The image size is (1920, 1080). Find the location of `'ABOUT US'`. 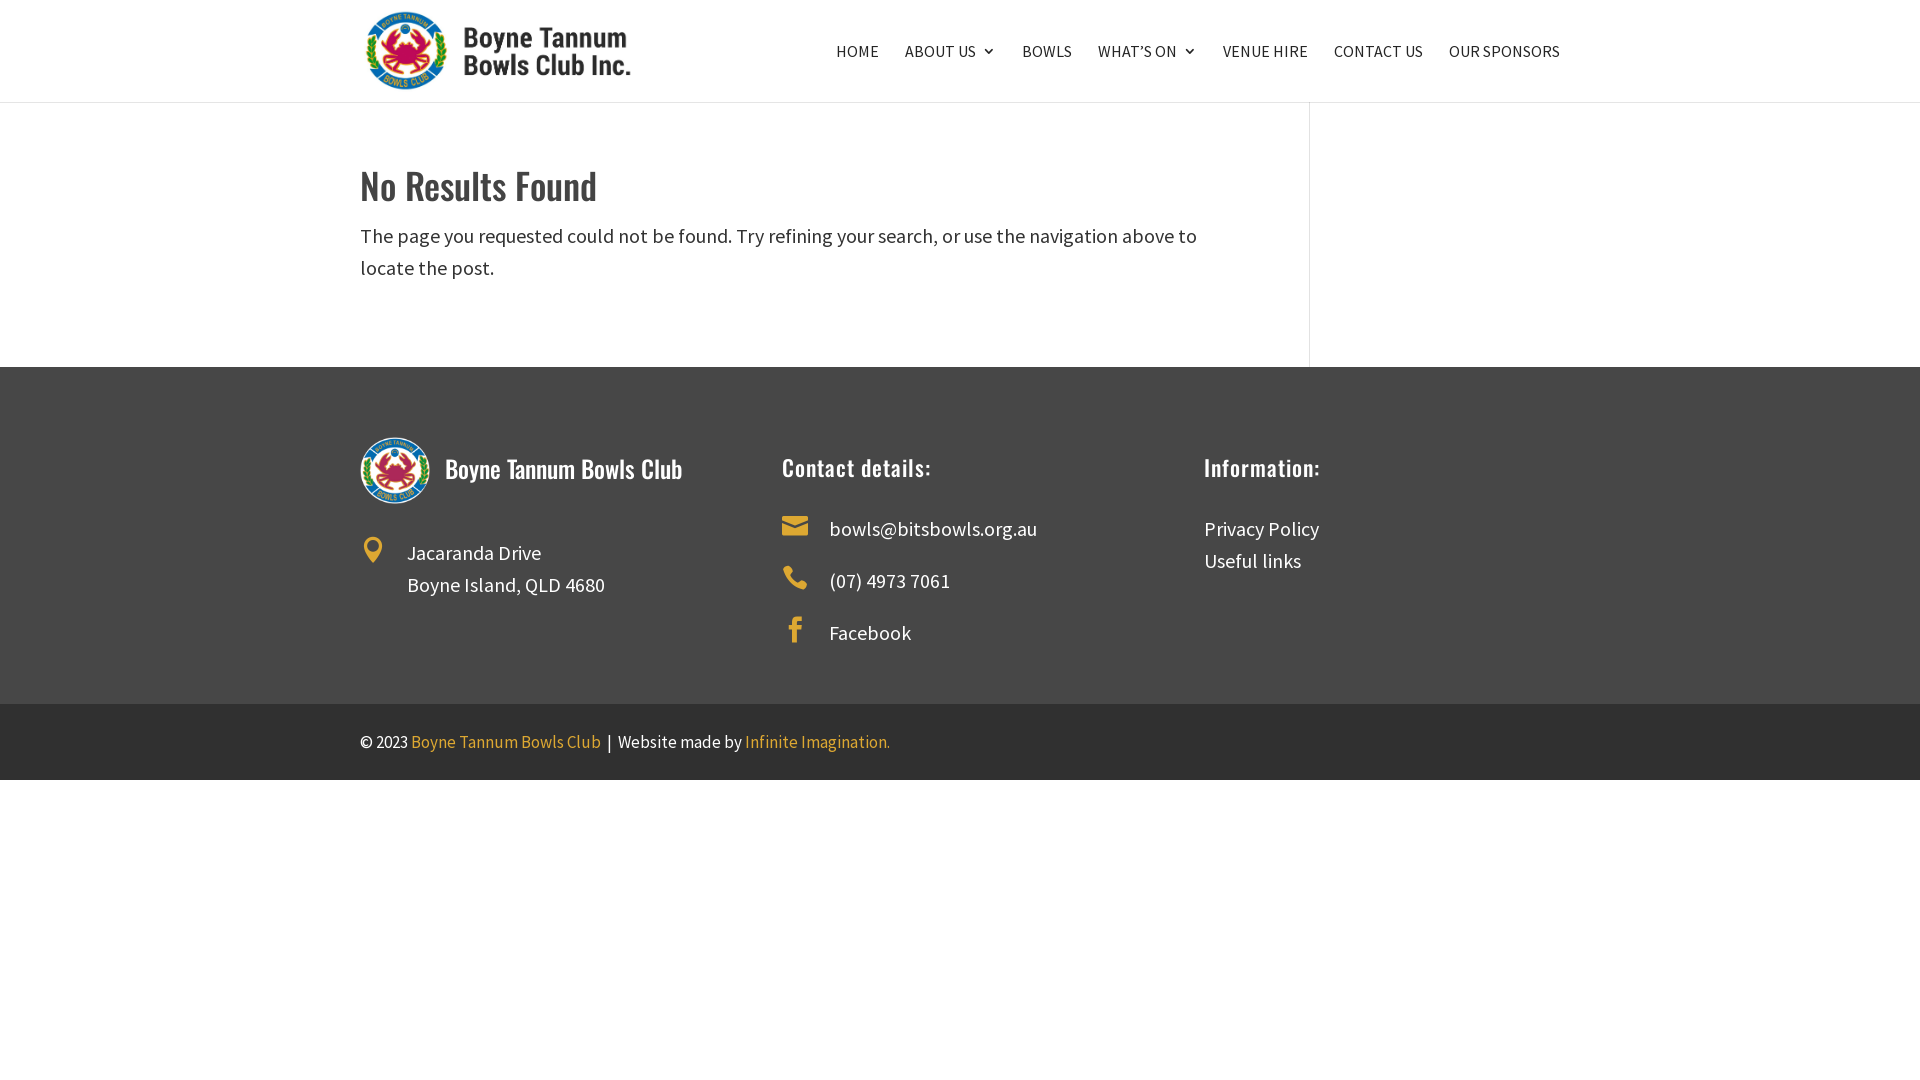

'ABOUT US' is located at coordinates (949, 72).